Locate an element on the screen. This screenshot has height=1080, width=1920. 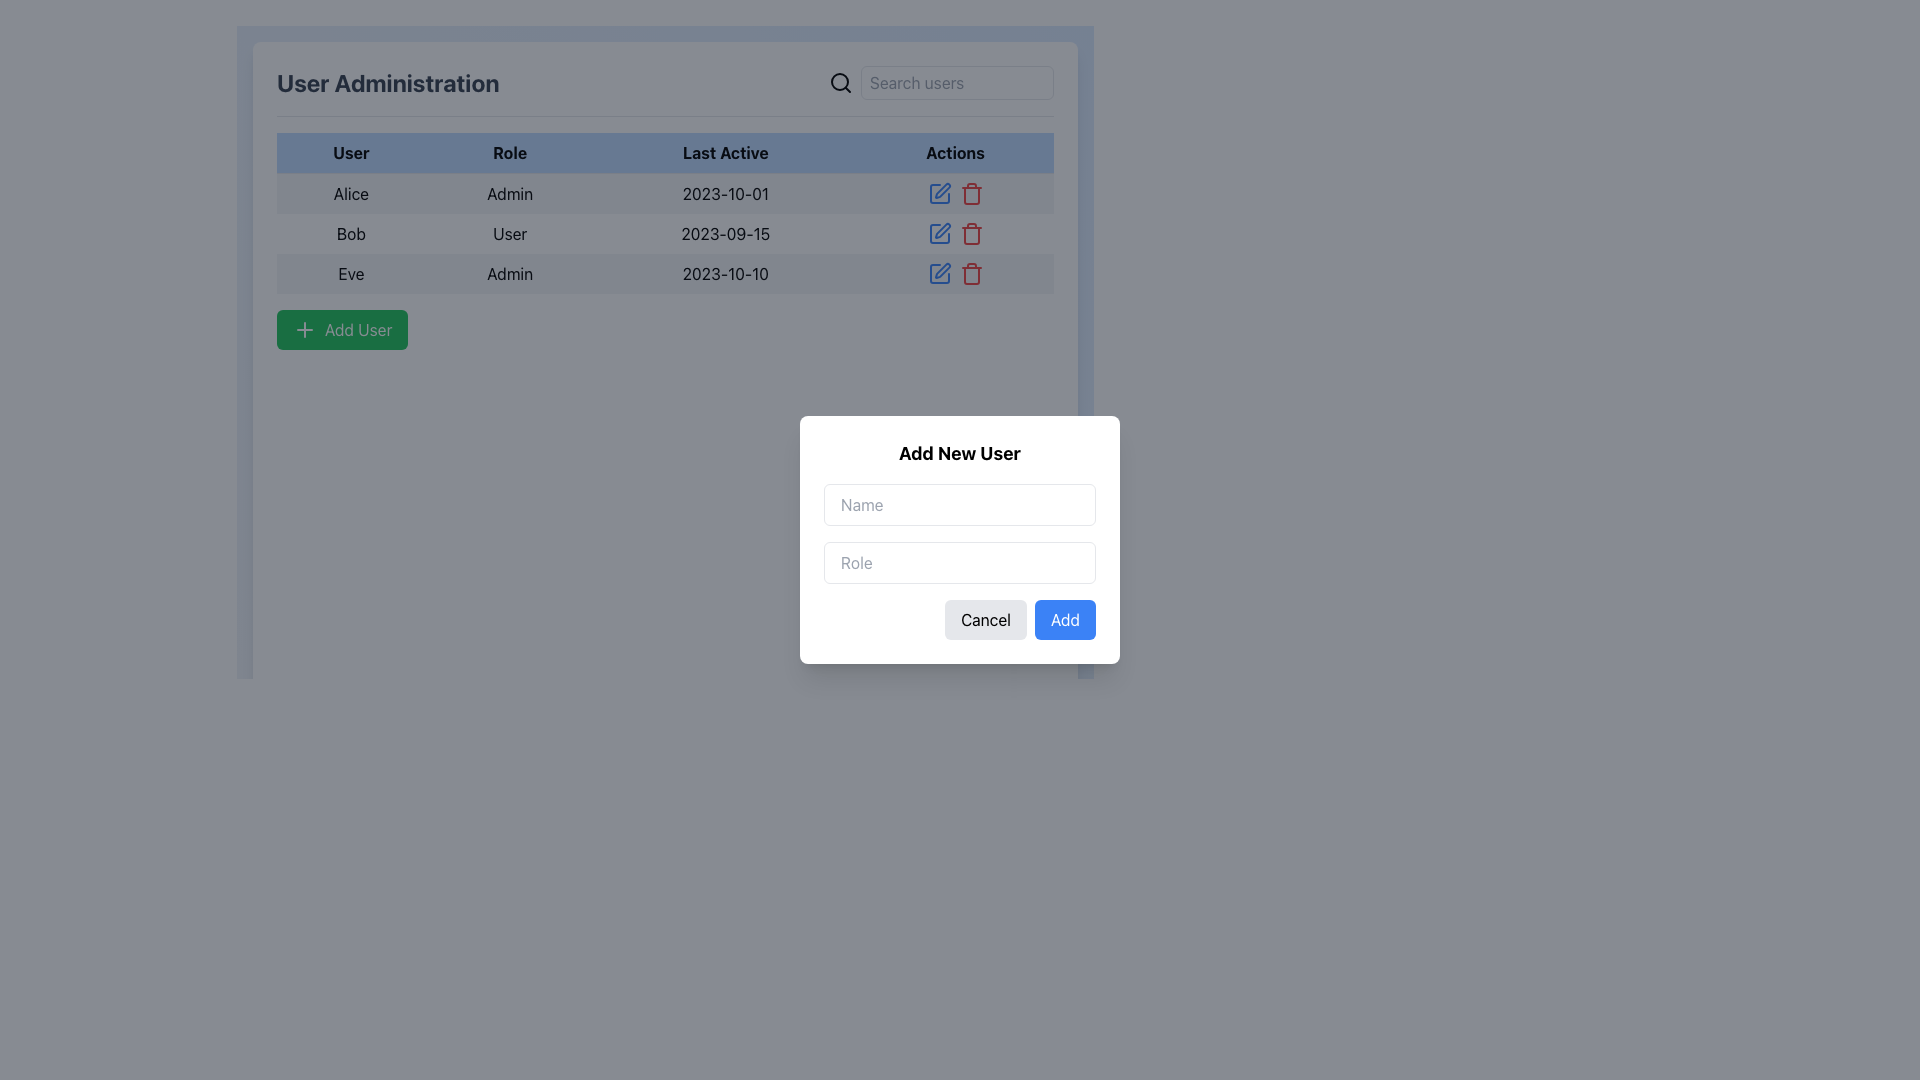
the column titles in the header row of the table, which is the first row located at the top of the table structure is located at coordinates (665, 152).